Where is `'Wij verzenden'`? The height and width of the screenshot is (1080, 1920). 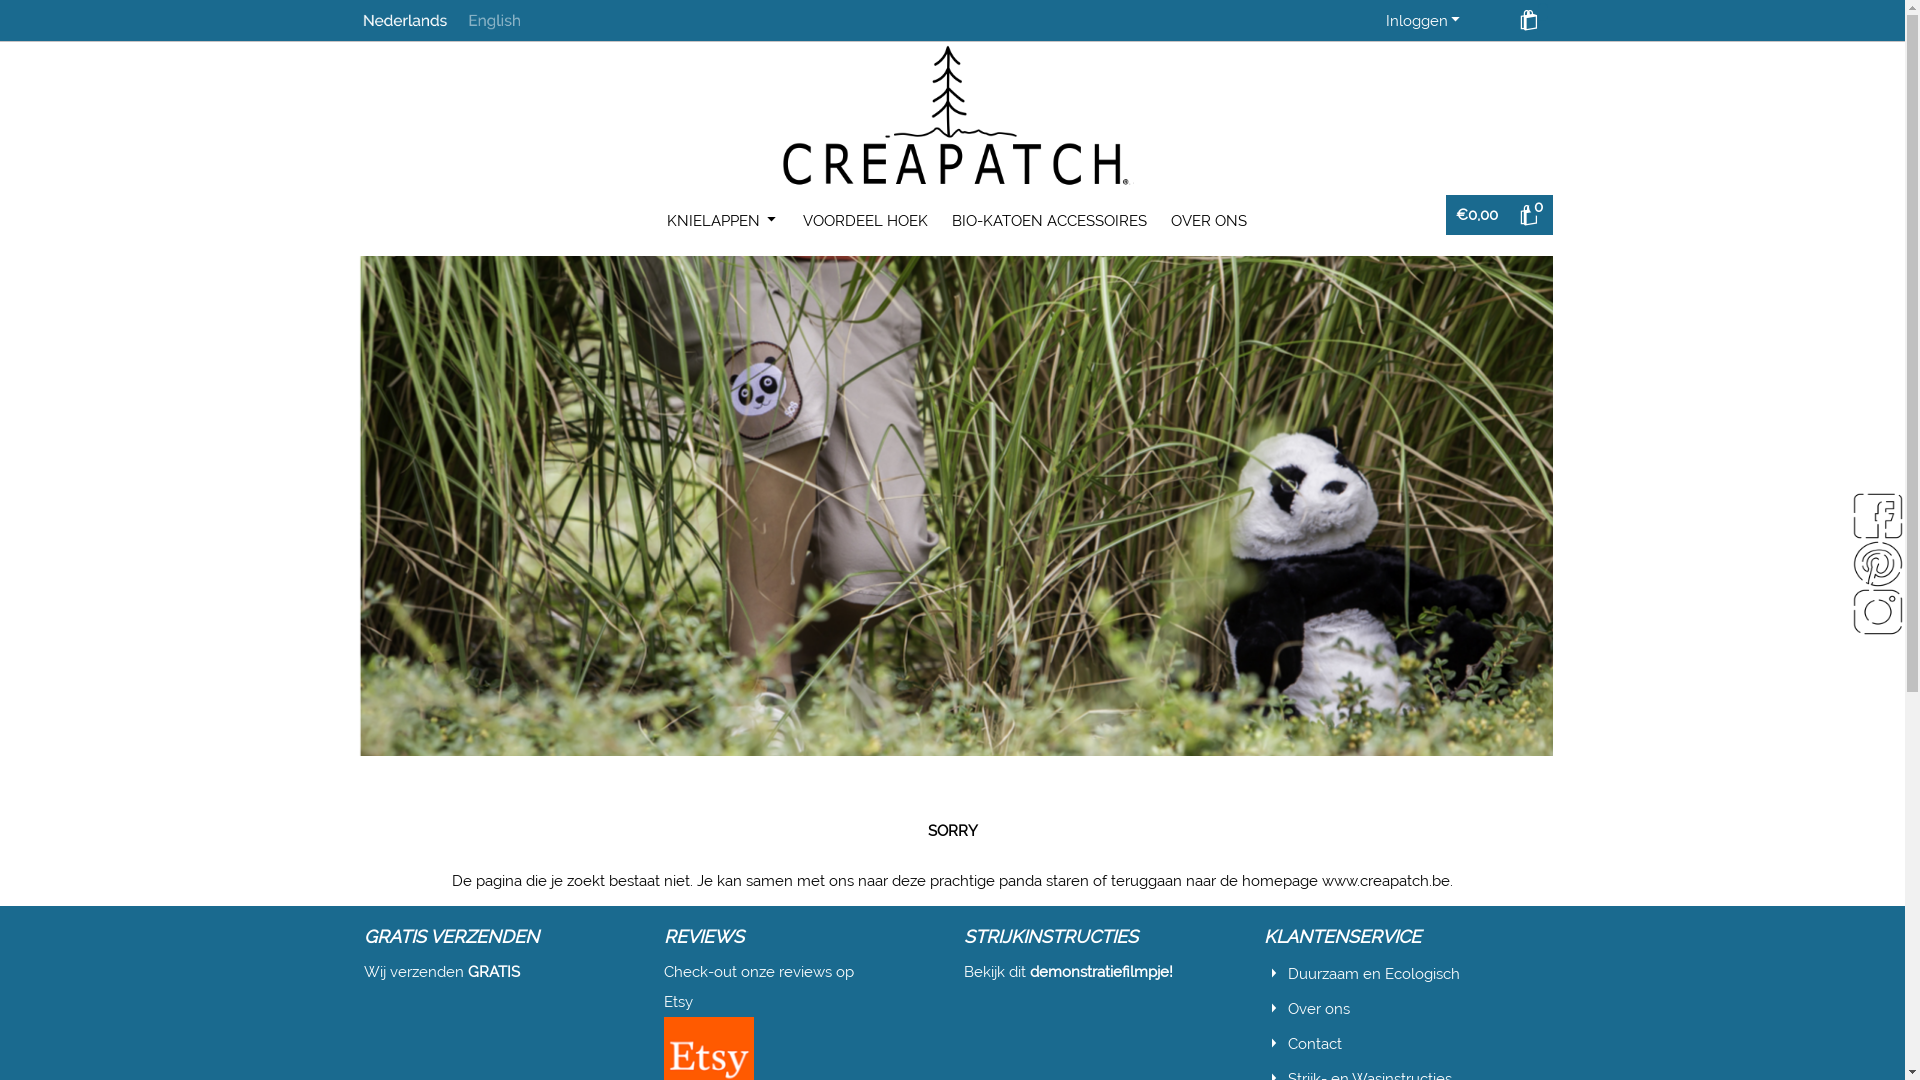 'Wij verzenden' is located at coordinates (364, 971).